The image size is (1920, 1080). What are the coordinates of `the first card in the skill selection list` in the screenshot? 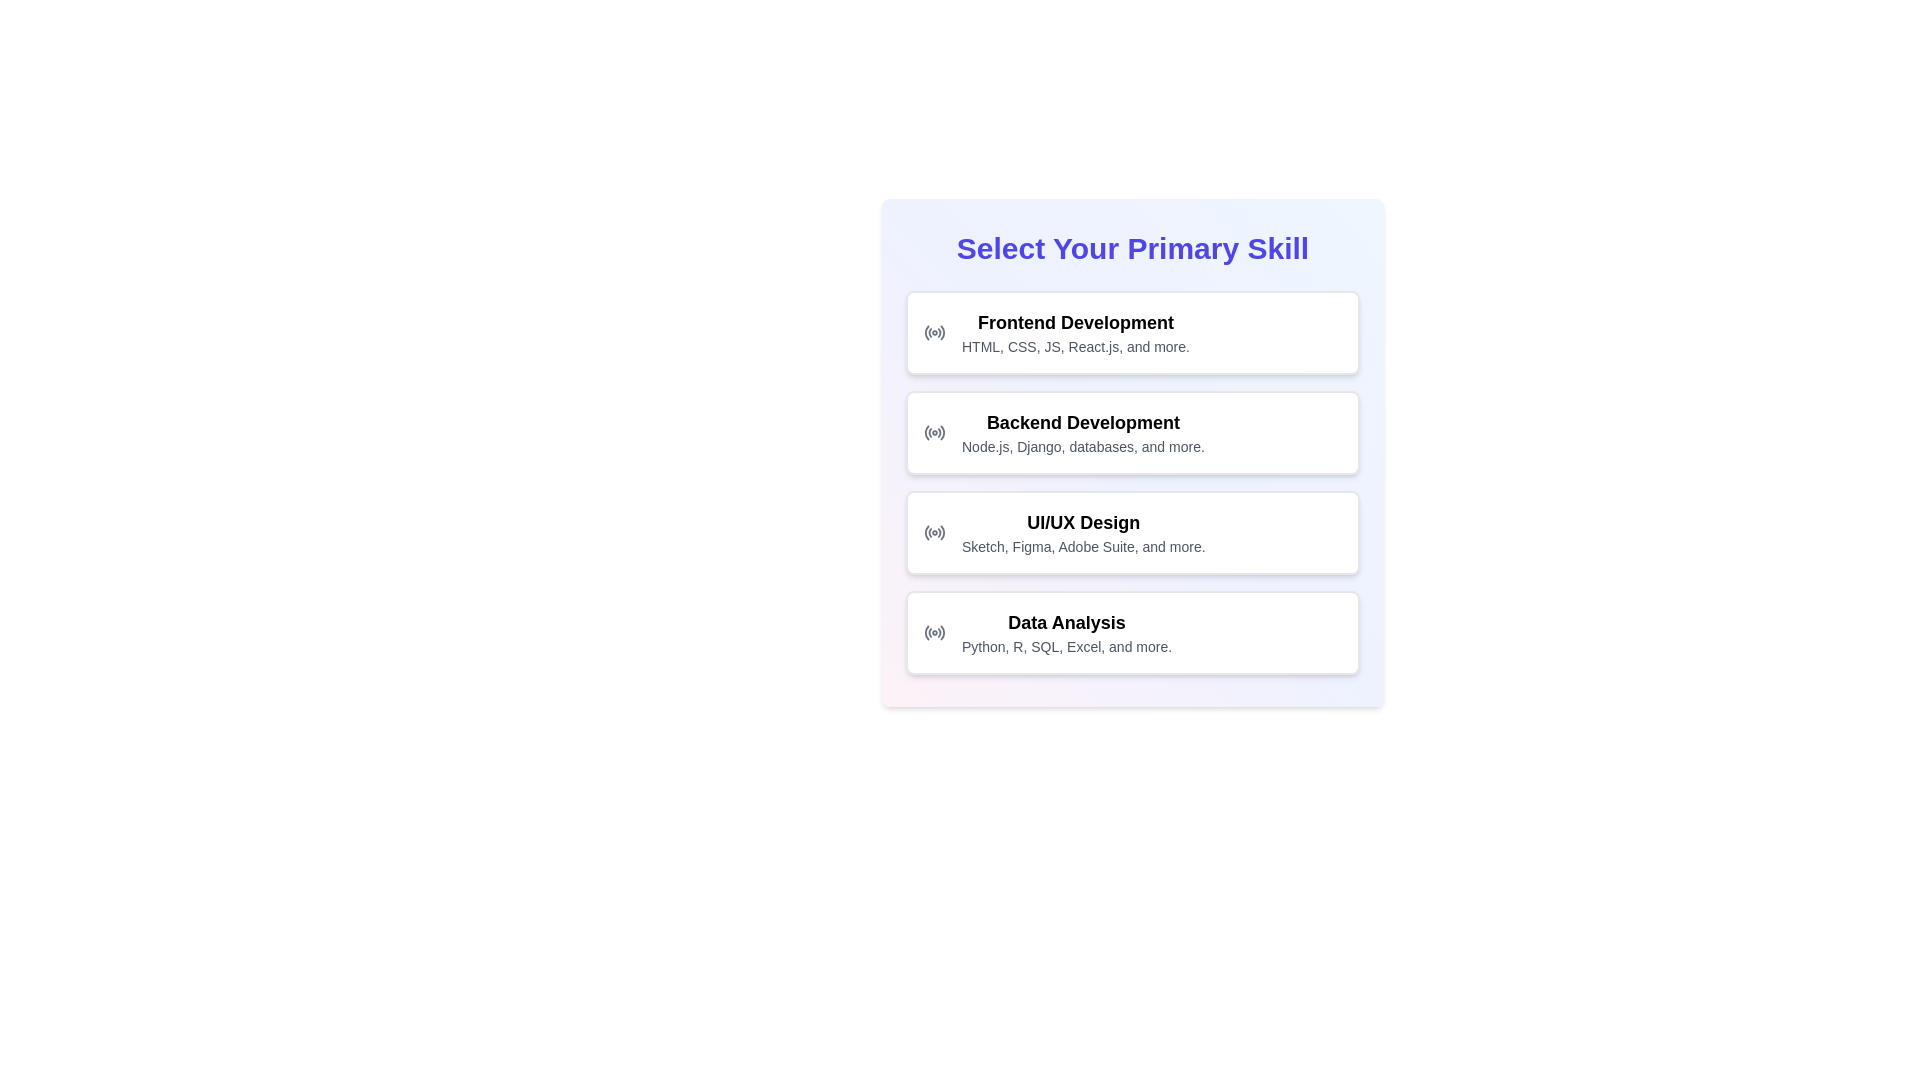 It's located at (1074, 331).